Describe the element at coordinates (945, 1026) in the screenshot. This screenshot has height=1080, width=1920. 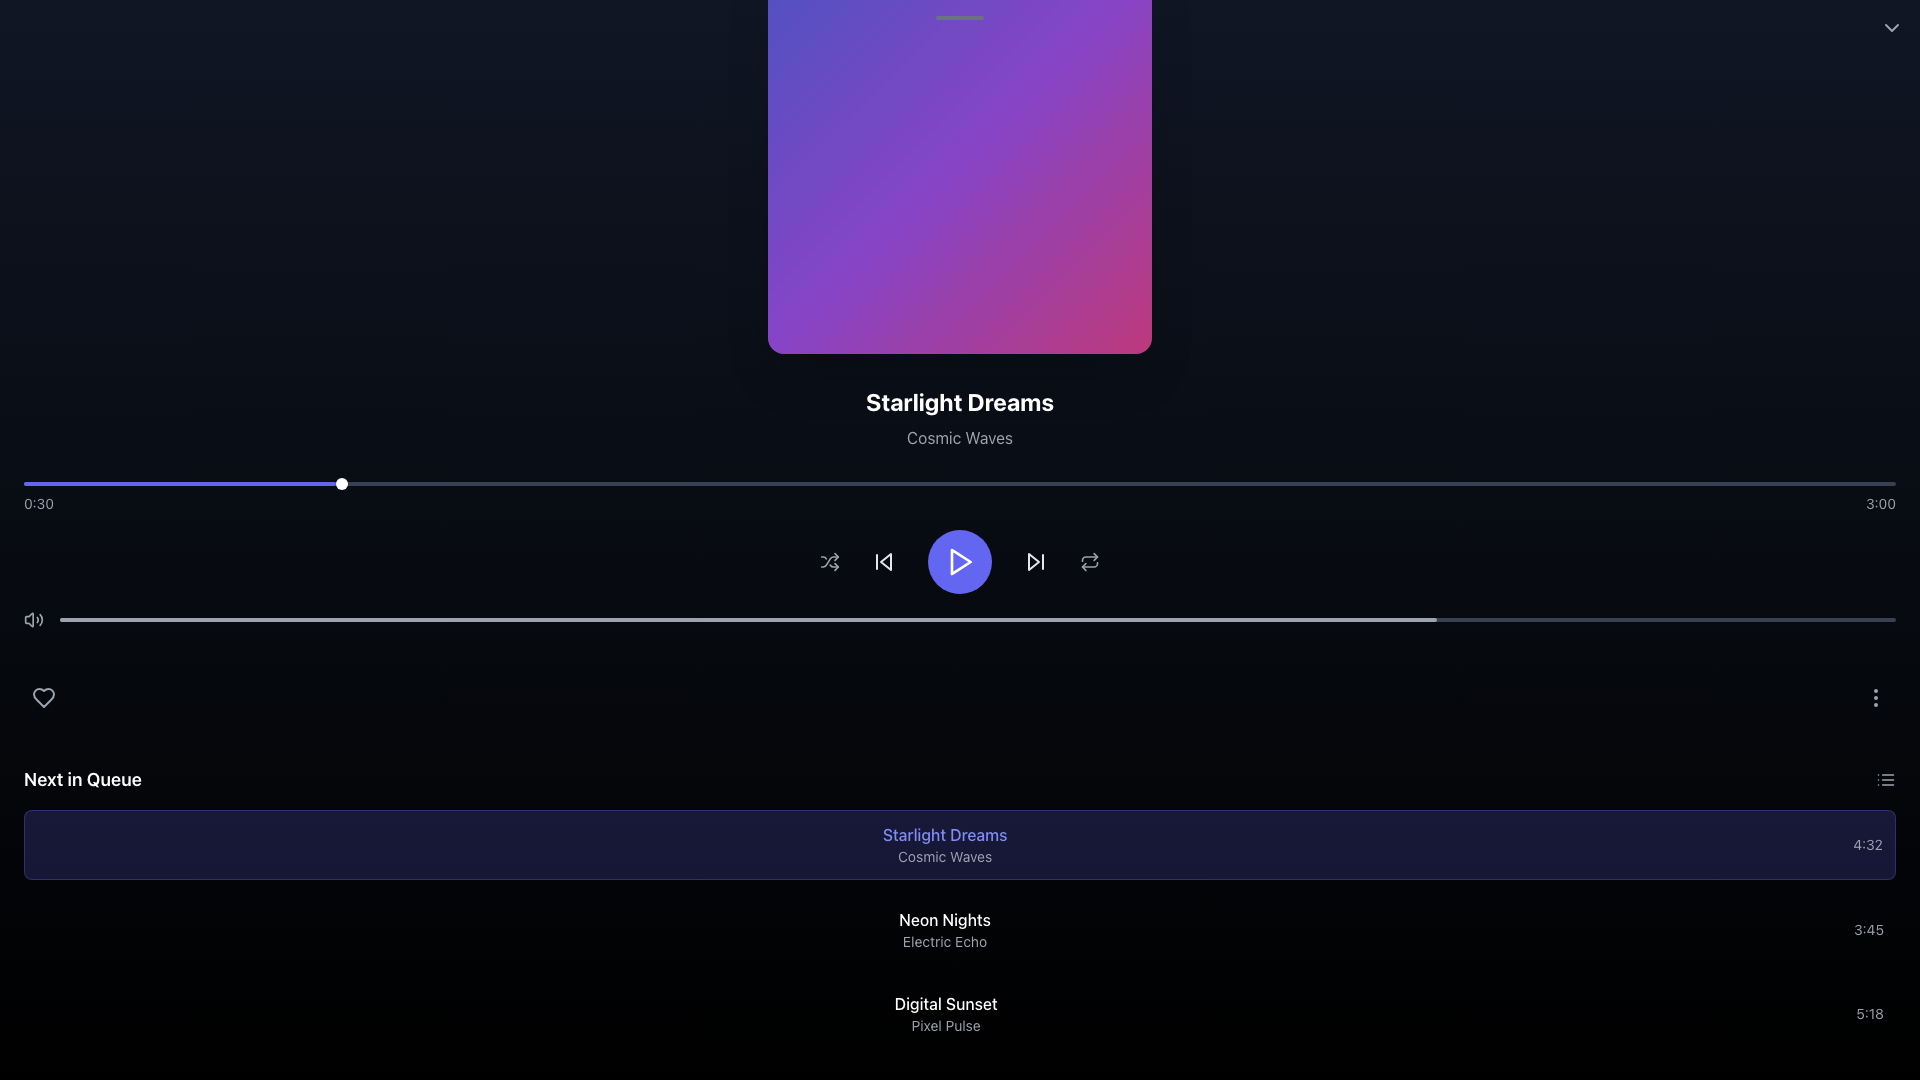
I see `text displayed in the label that shows 'Pixel Pulse', which is styled in light gray and located below the 'Digital Sunset' label` at that location.